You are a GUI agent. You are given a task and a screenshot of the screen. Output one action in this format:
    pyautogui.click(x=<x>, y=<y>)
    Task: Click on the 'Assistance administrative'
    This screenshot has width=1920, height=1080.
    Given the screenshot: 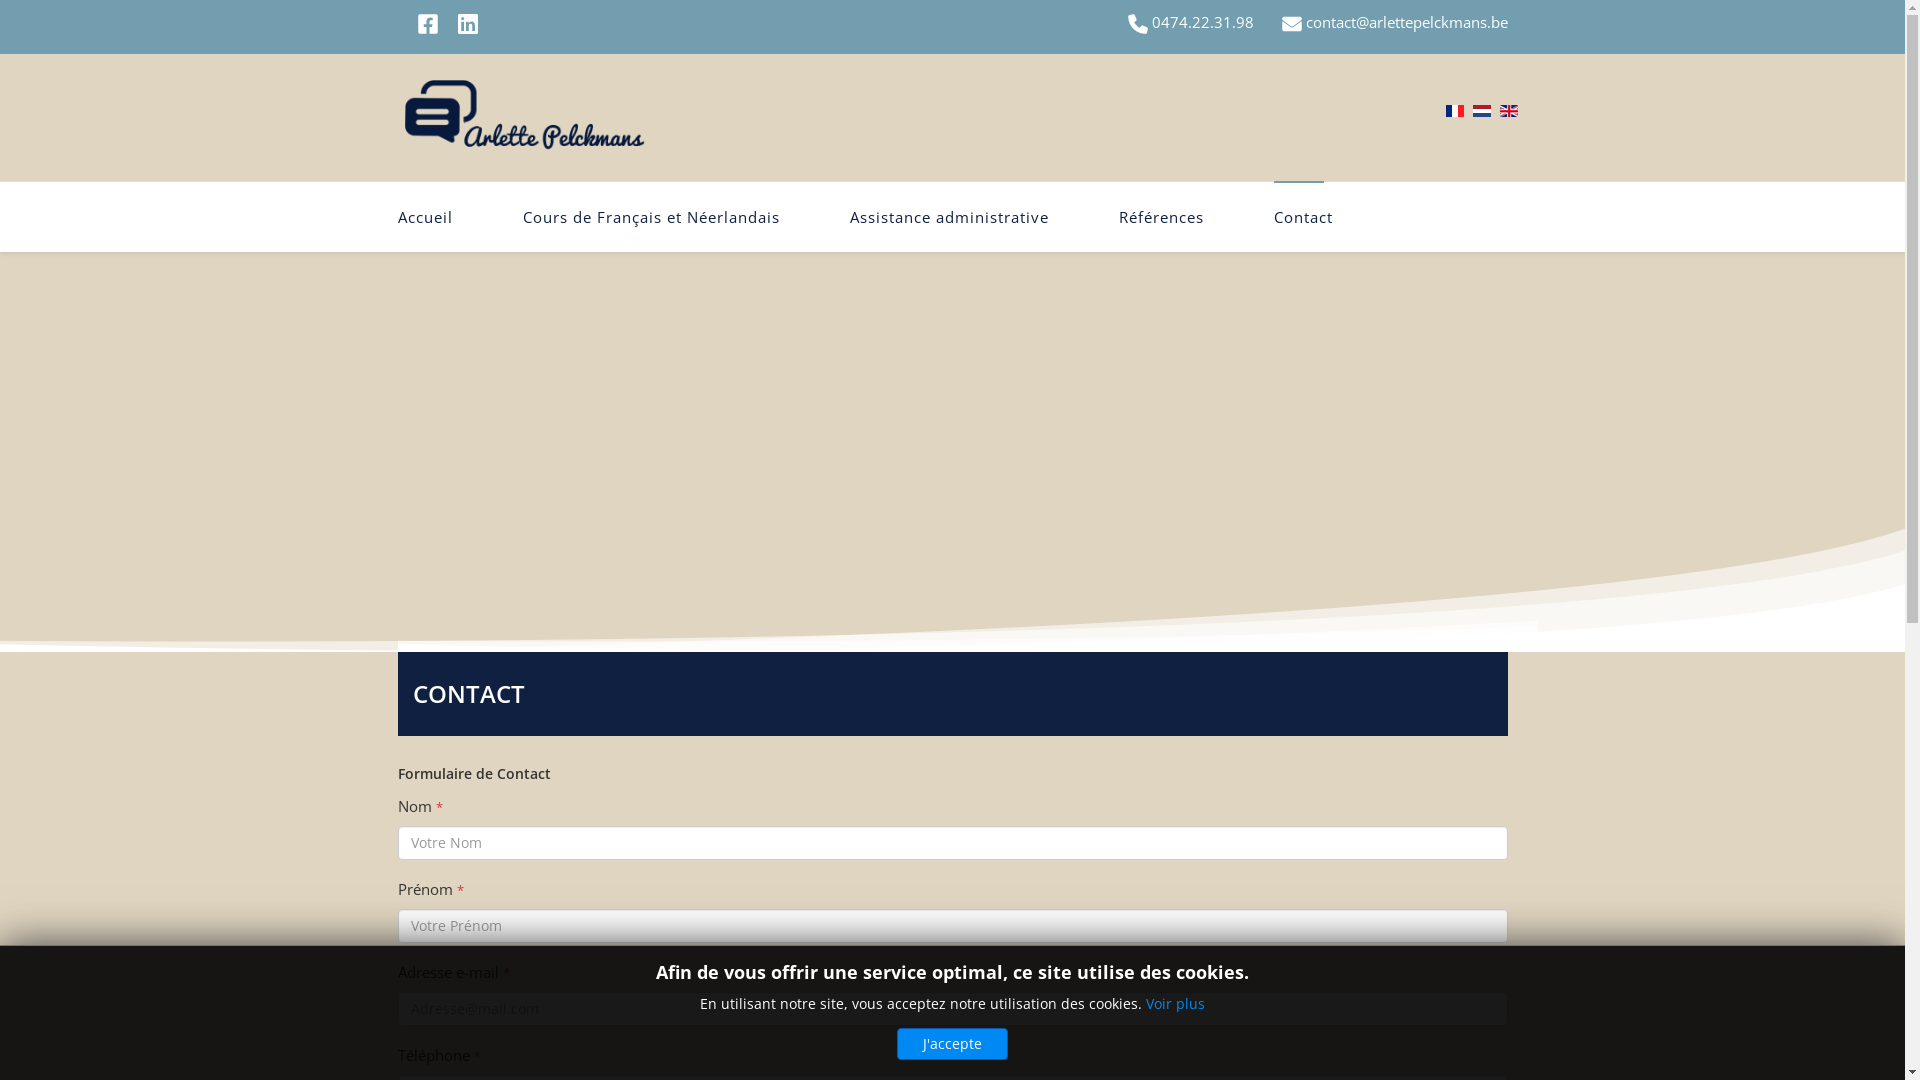 What is the action you would take?
    pyautogui.click(x=947, y=216)
    